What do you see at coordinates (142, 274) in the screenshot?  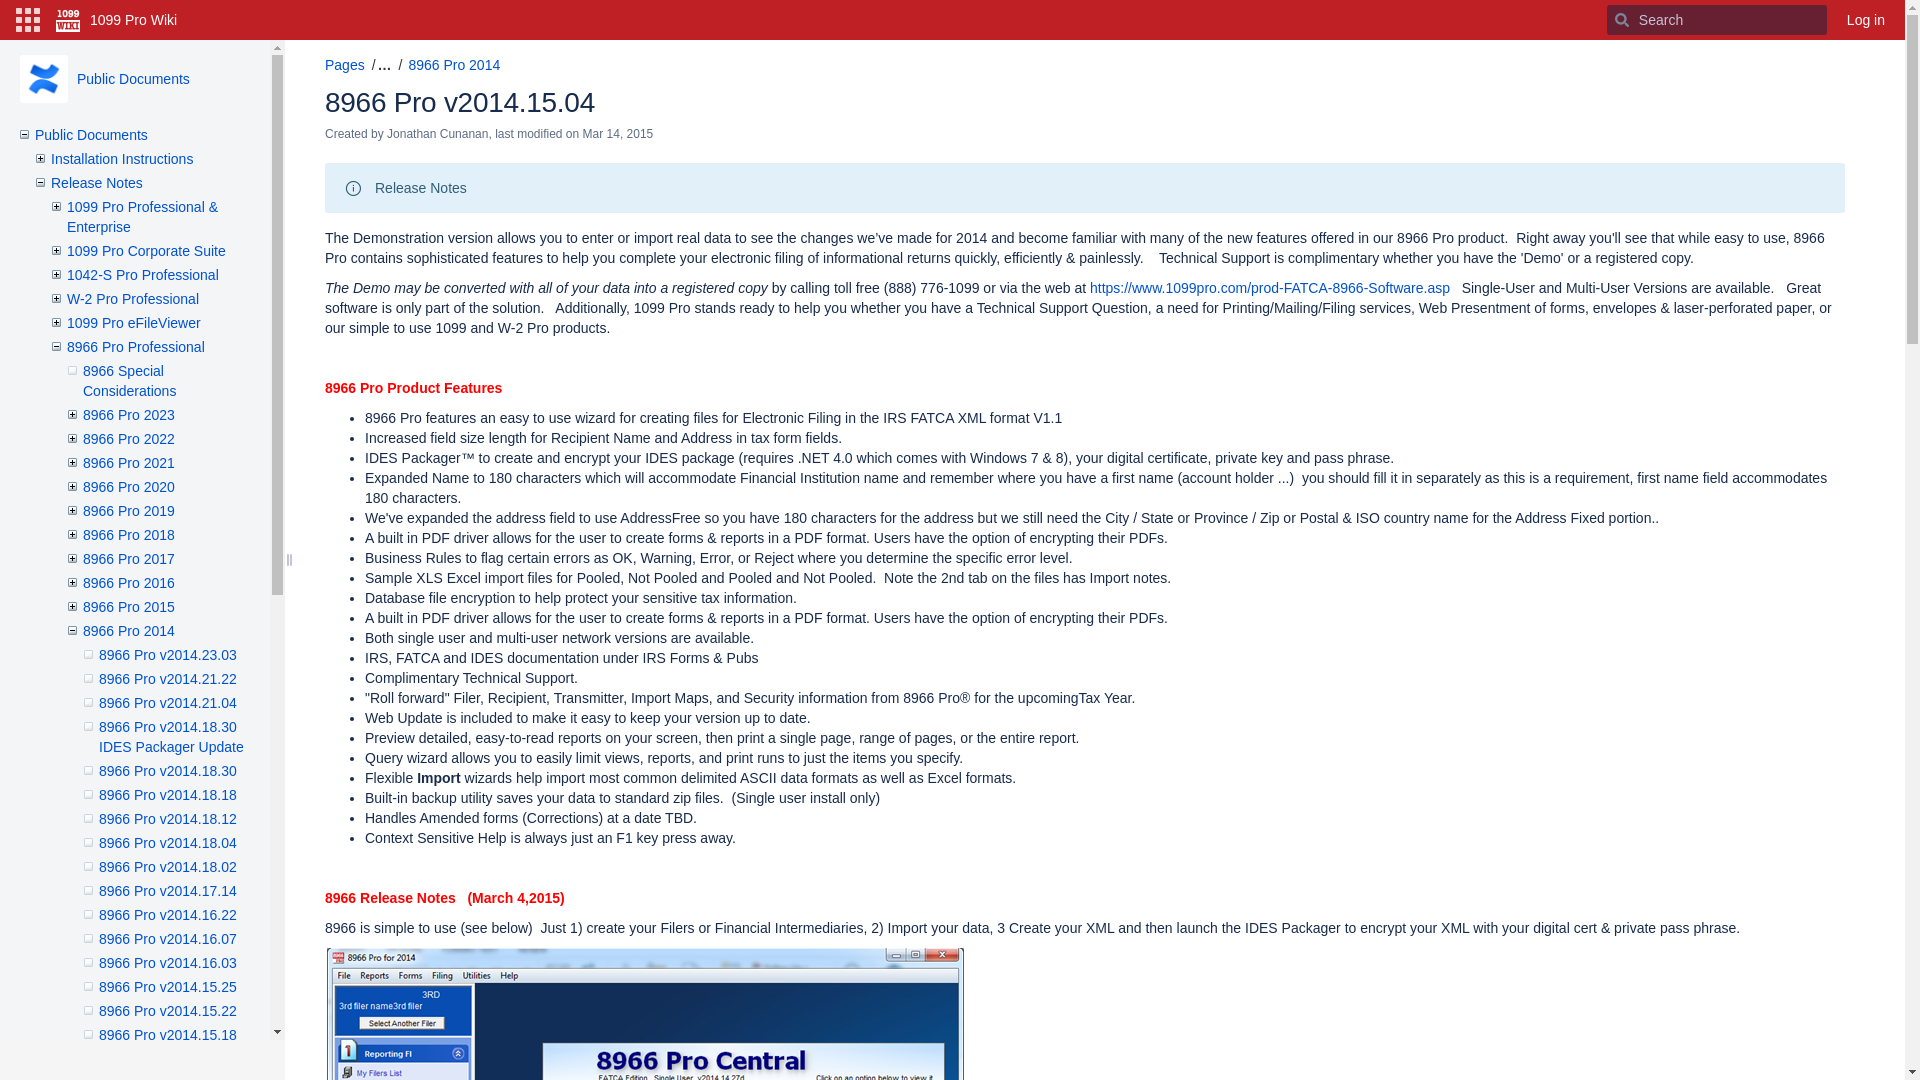 I see `'1042-S Pro Professional'` at bounding box center [142, 274].